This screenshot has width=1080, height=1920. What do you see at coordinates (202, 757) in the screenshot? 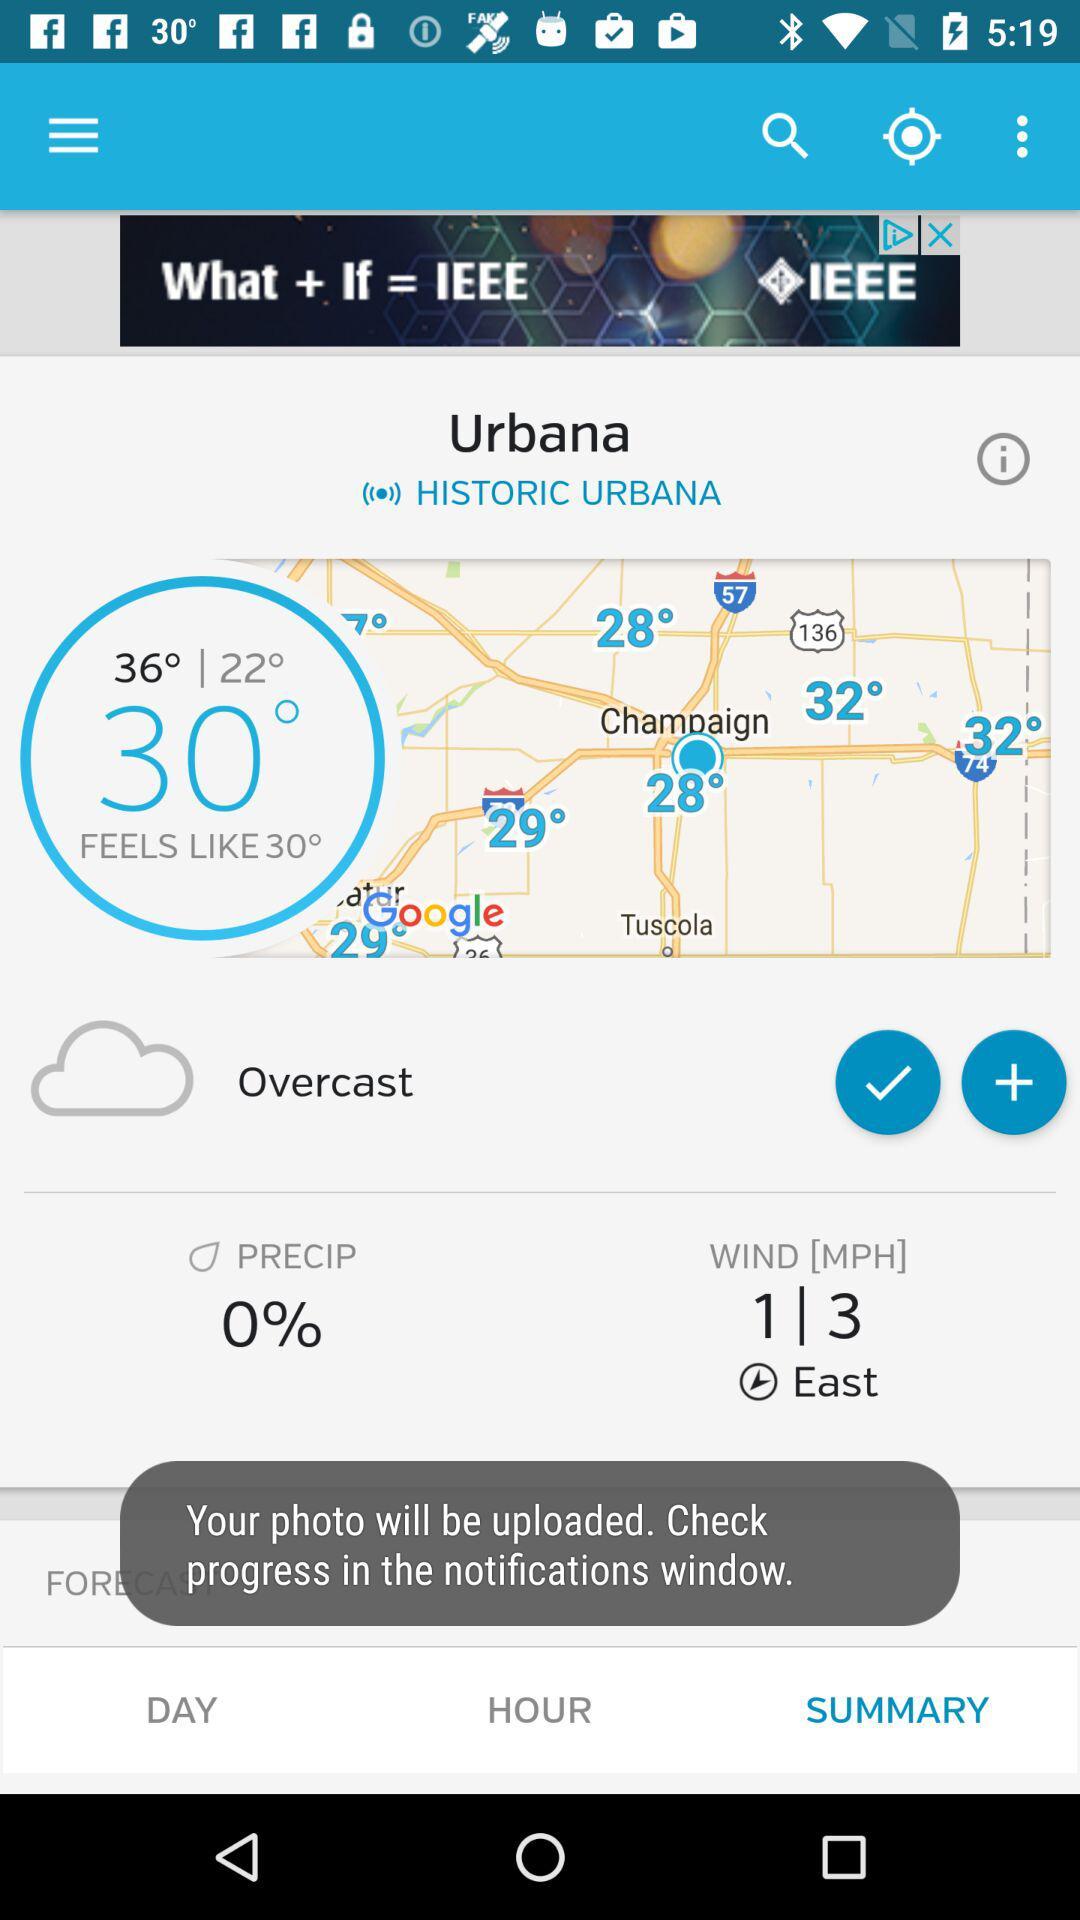
I see `the blue colored circle with number 30` at bounding box center [202, 757].